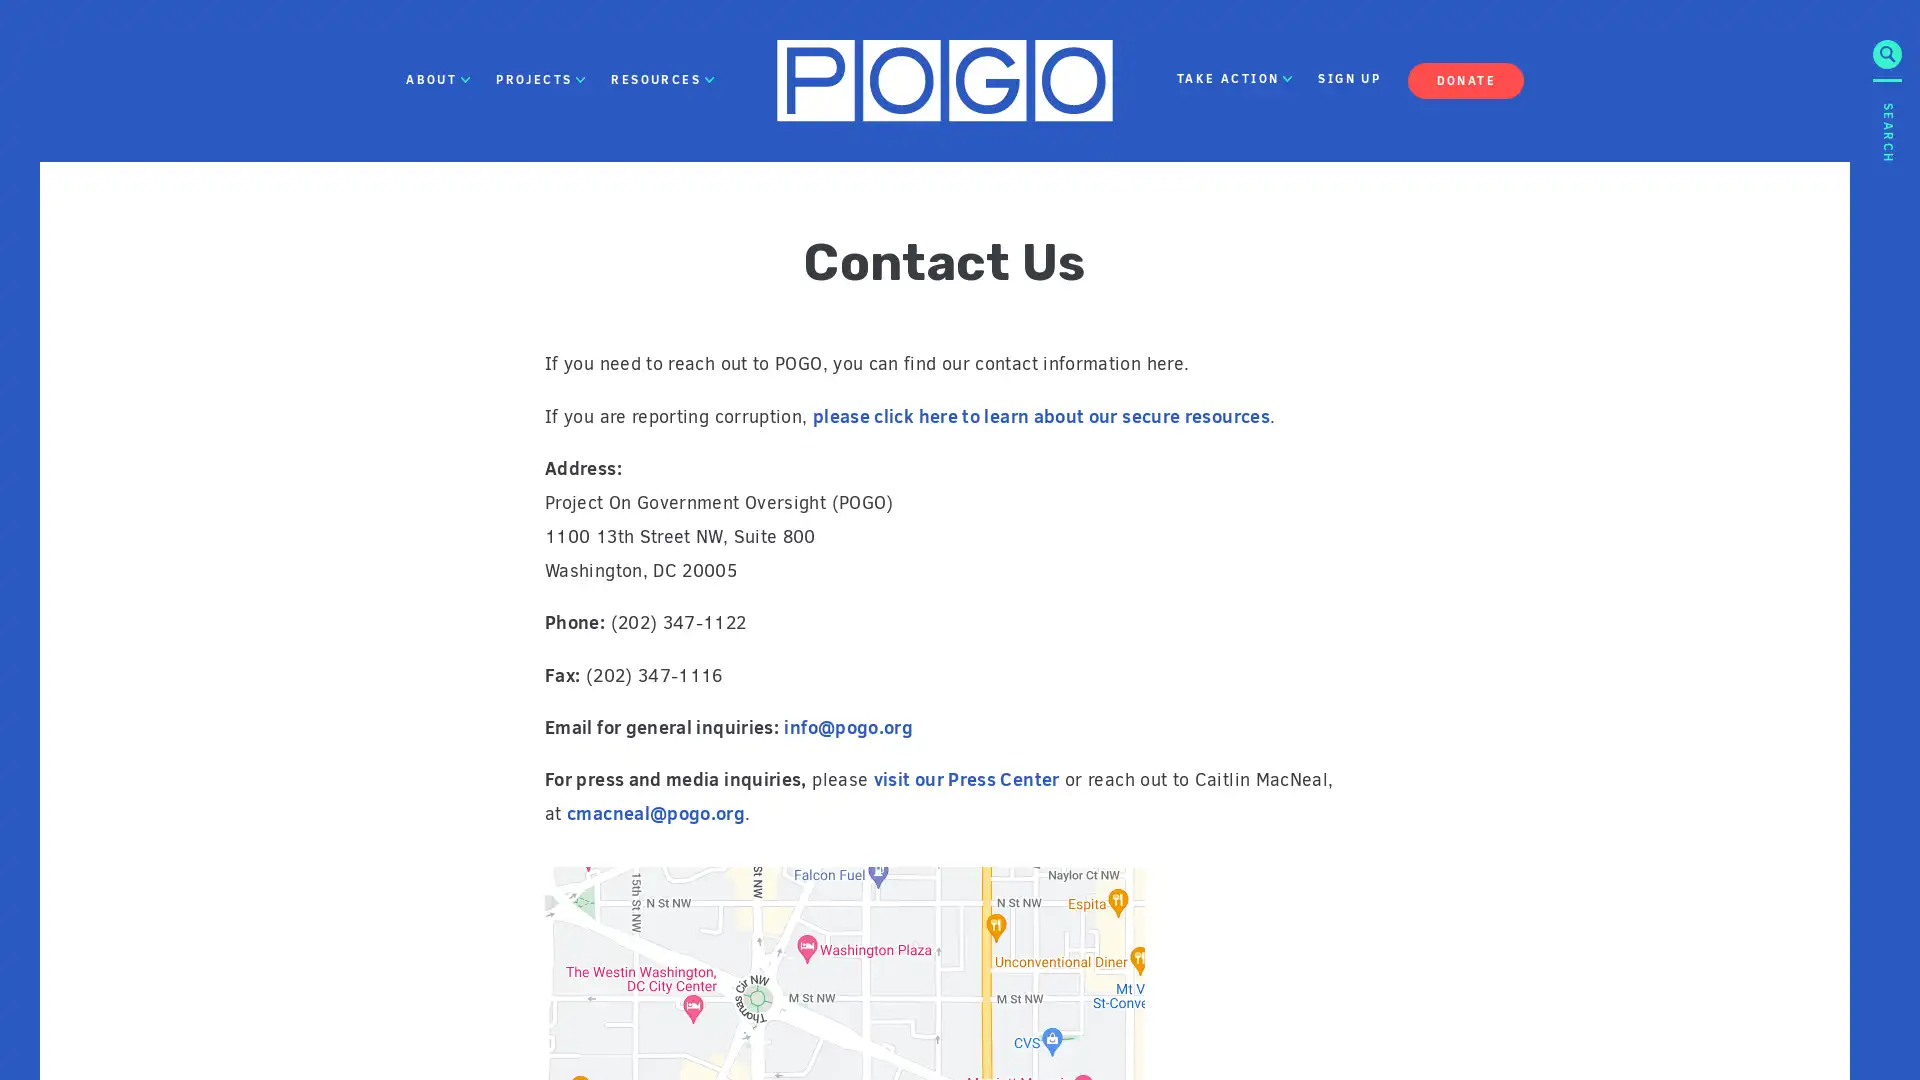  I want to click on TAKE ACTION, so click(1233, 79).